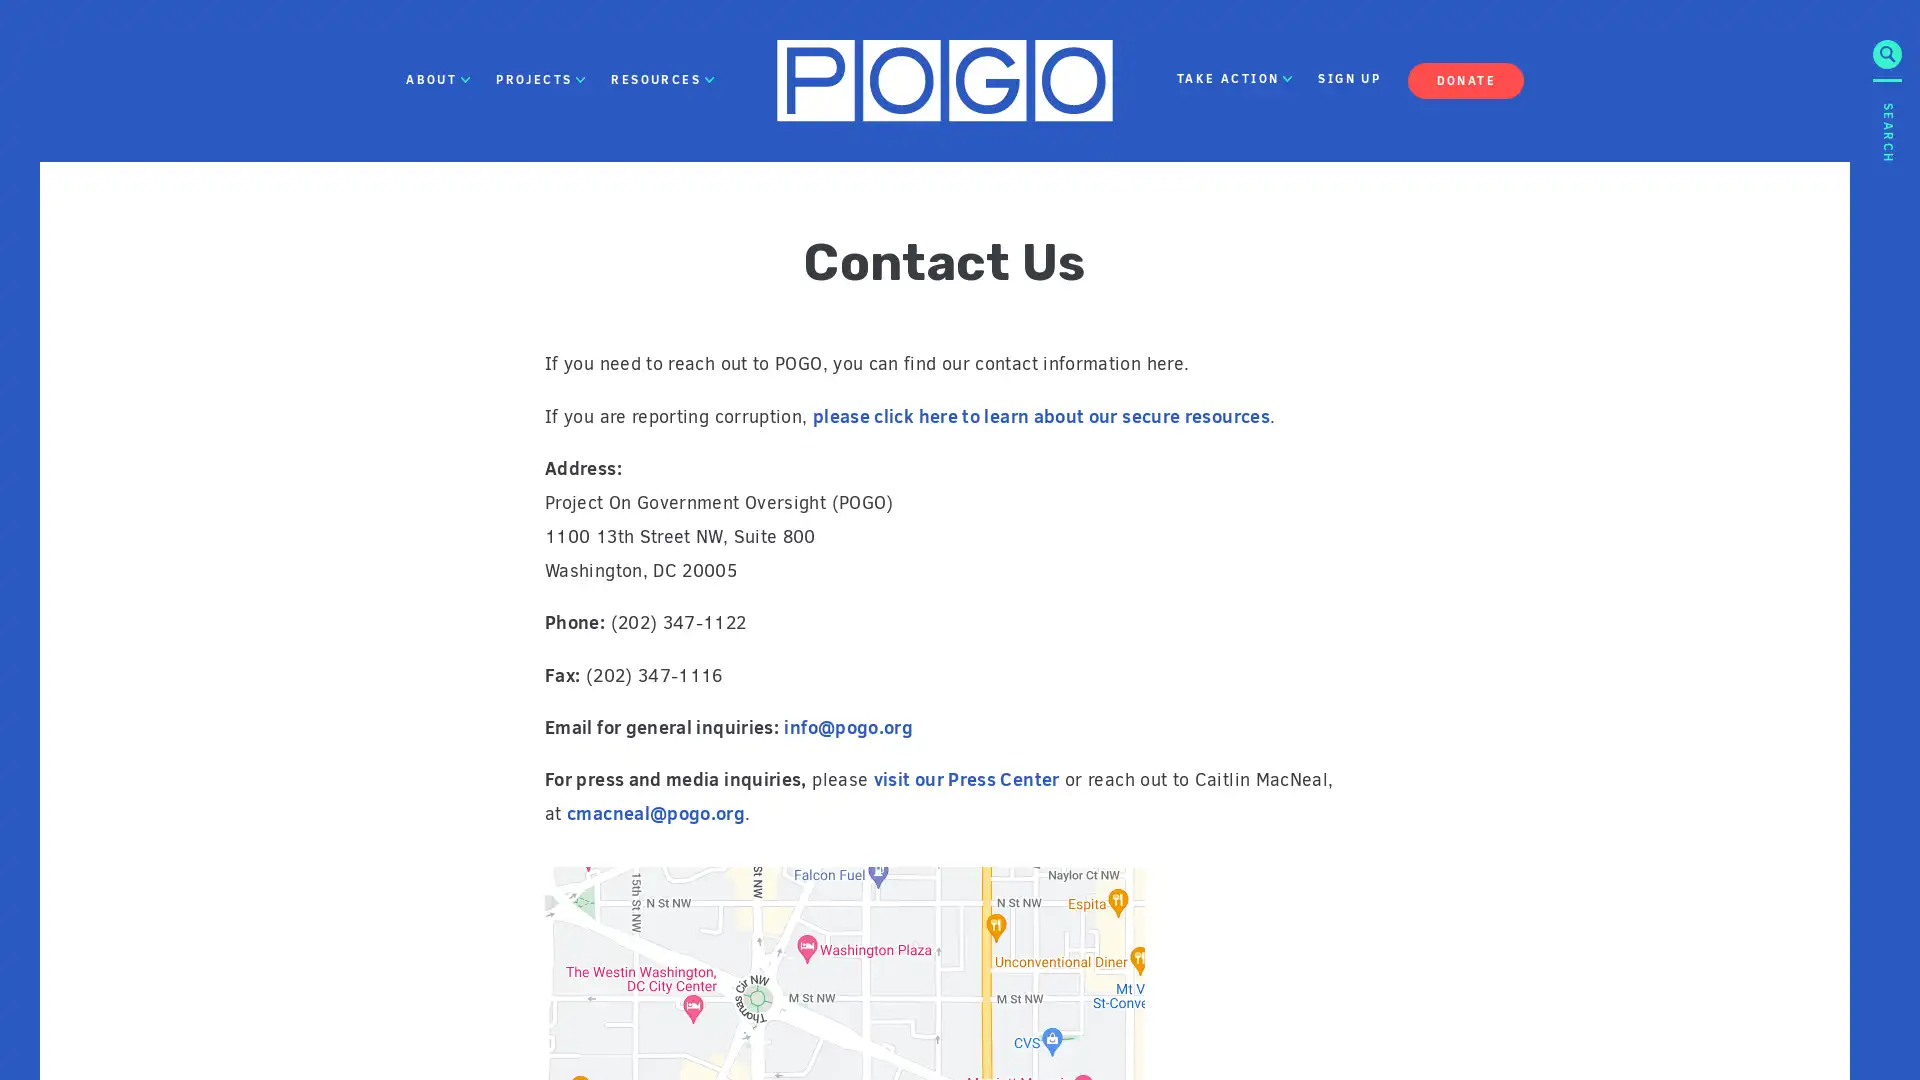  I want to click on TAKE ACTION, so click(1233, 79).